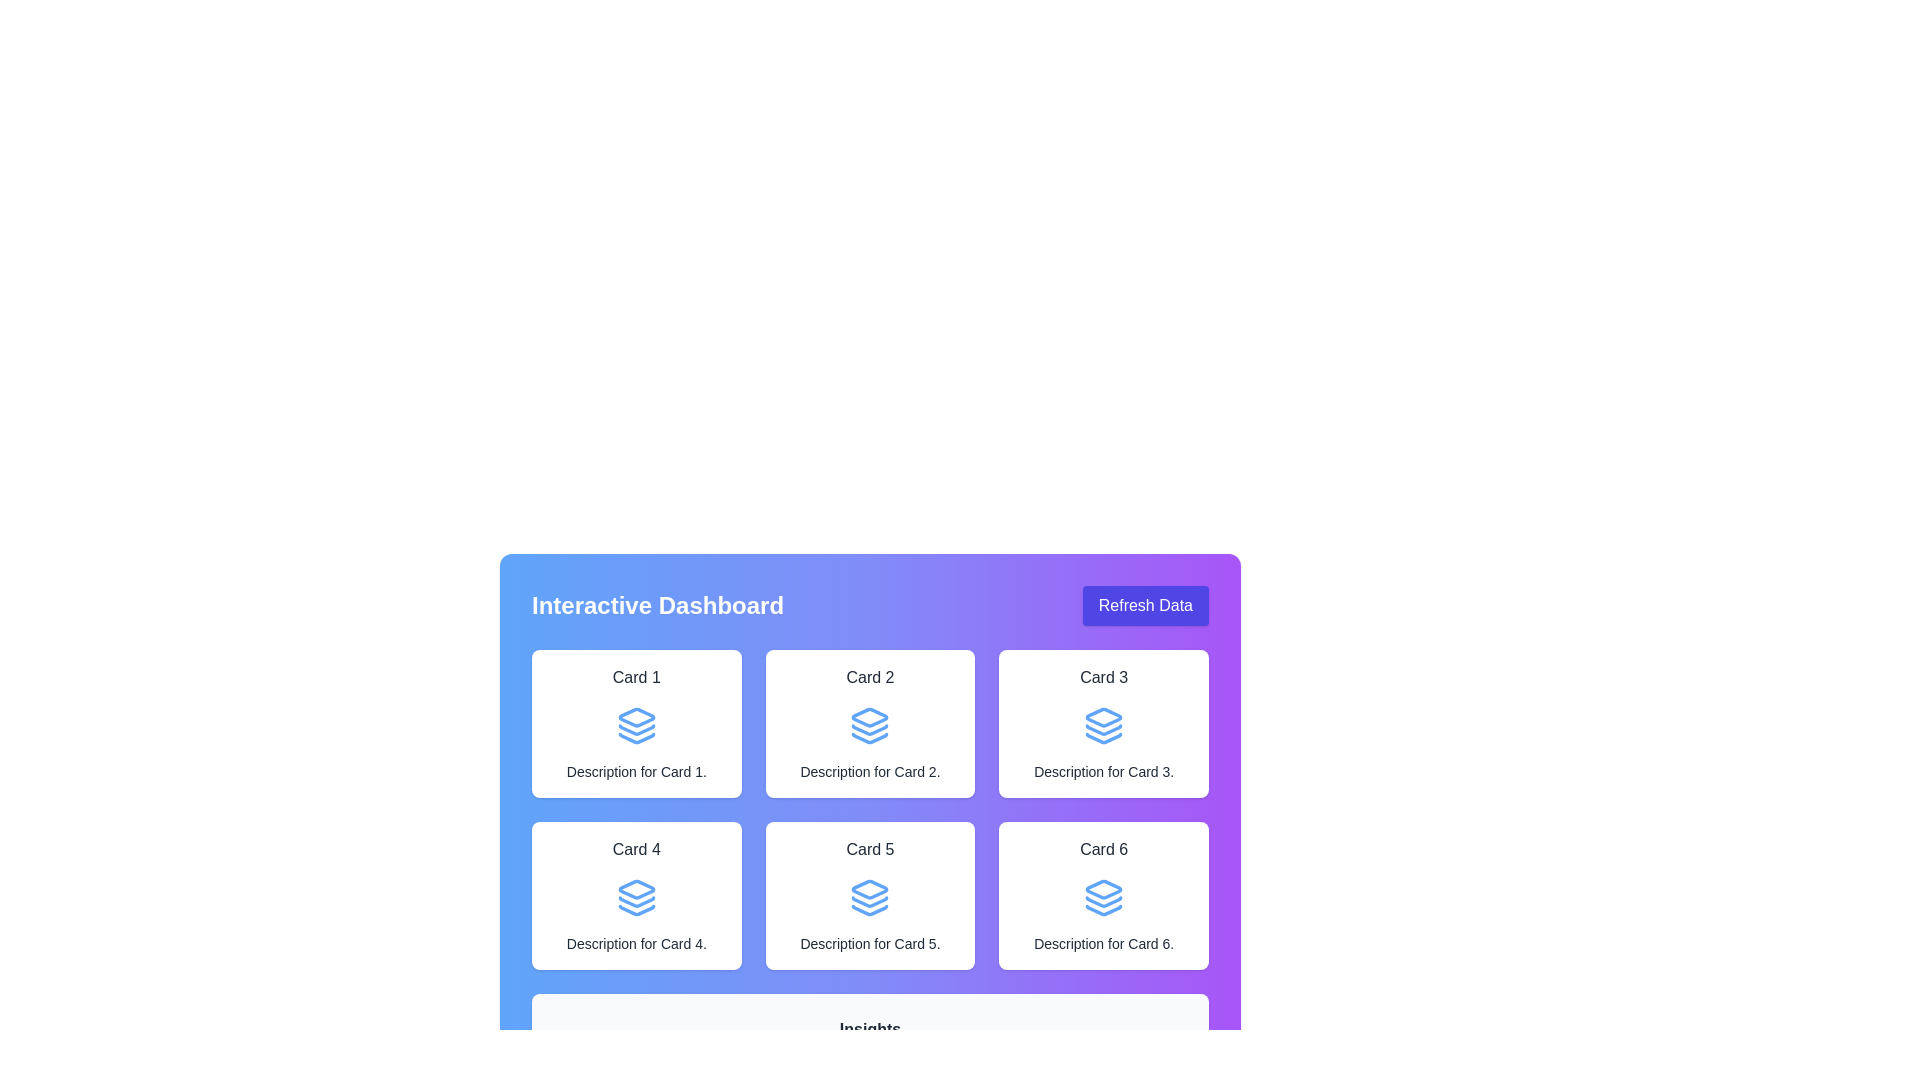 This screenshot has width=1920, height=1080. Describe the element at coordinates (1103, 716) in the screenshot. I see `the blue diamond graphical vector located centrally within the SVG icon above the text 'Description for Card 3' in the third card of the grid layout` at that location.